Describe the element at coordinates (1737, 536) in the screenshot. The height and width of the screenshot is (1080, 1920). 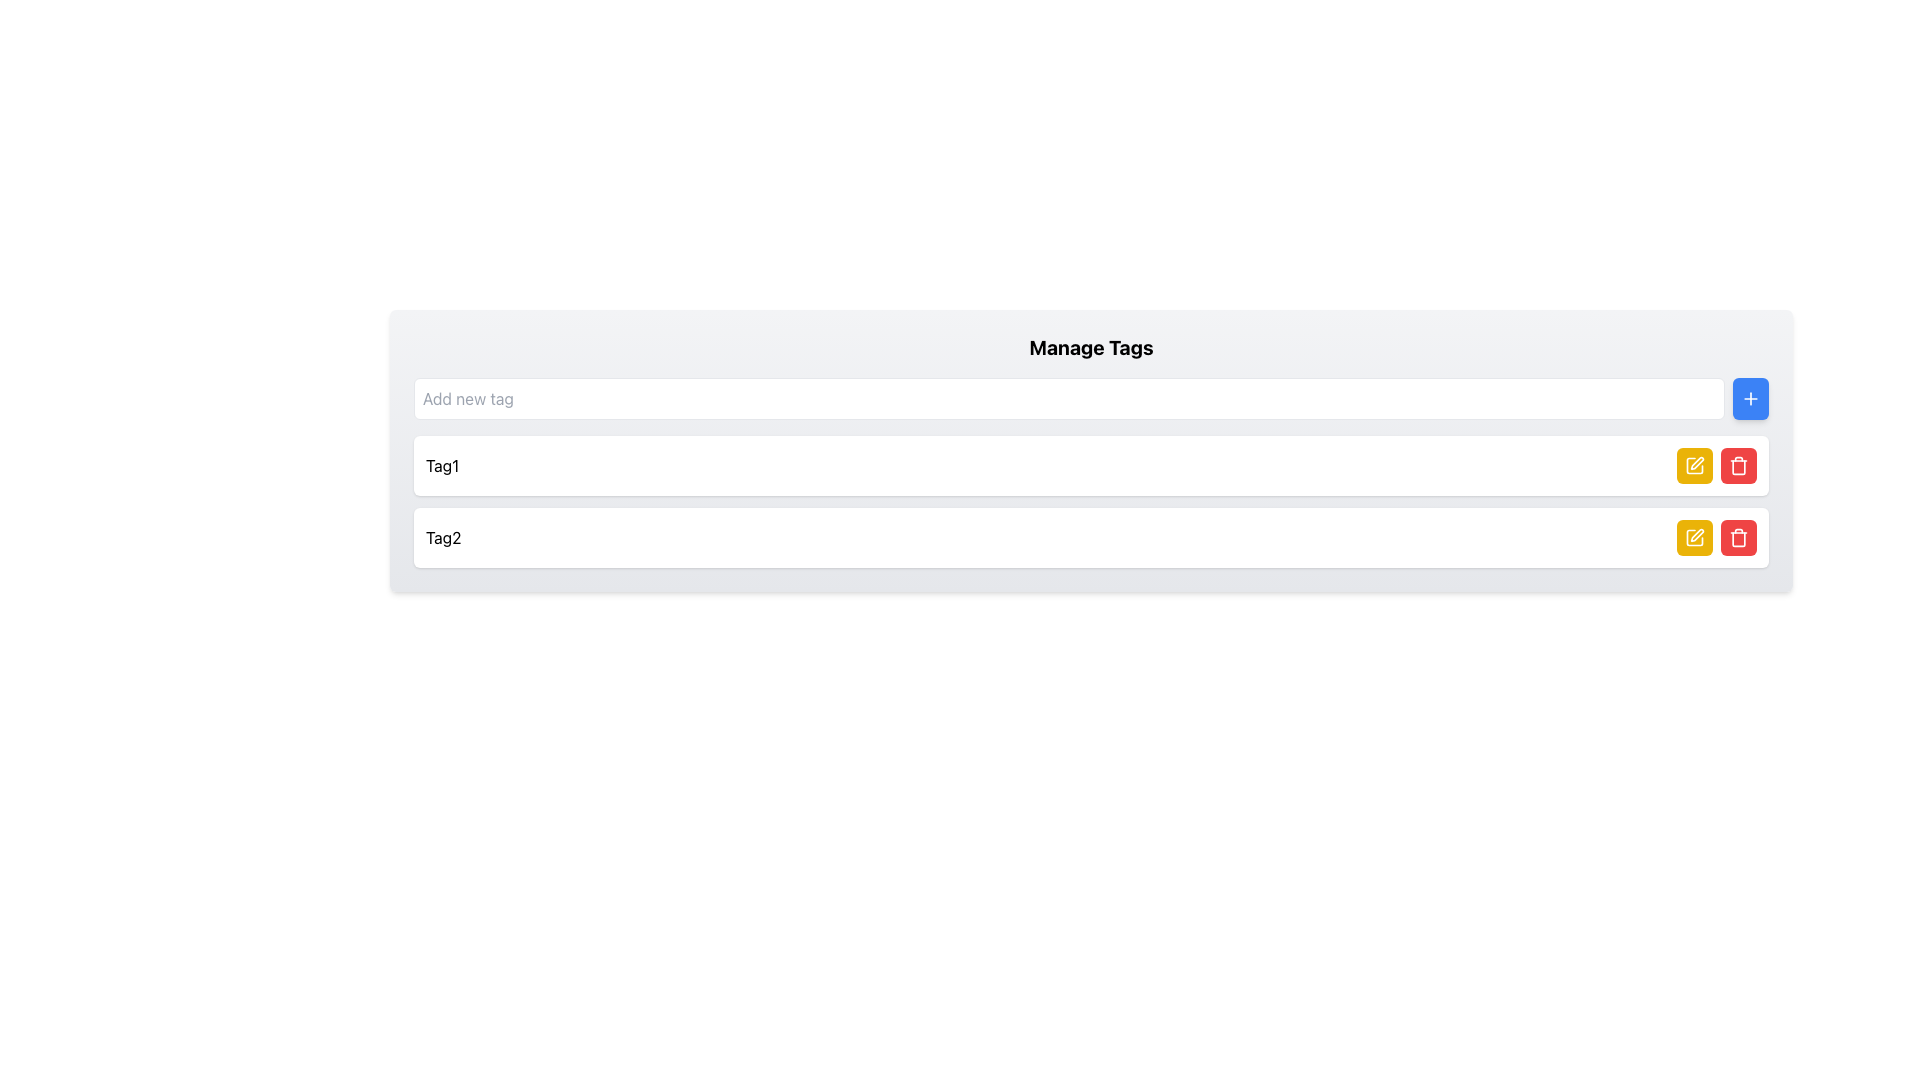
I see `the delete button located at the rightmost position in the second row of the tag list to initiate deletion of the respective tag` at that location.